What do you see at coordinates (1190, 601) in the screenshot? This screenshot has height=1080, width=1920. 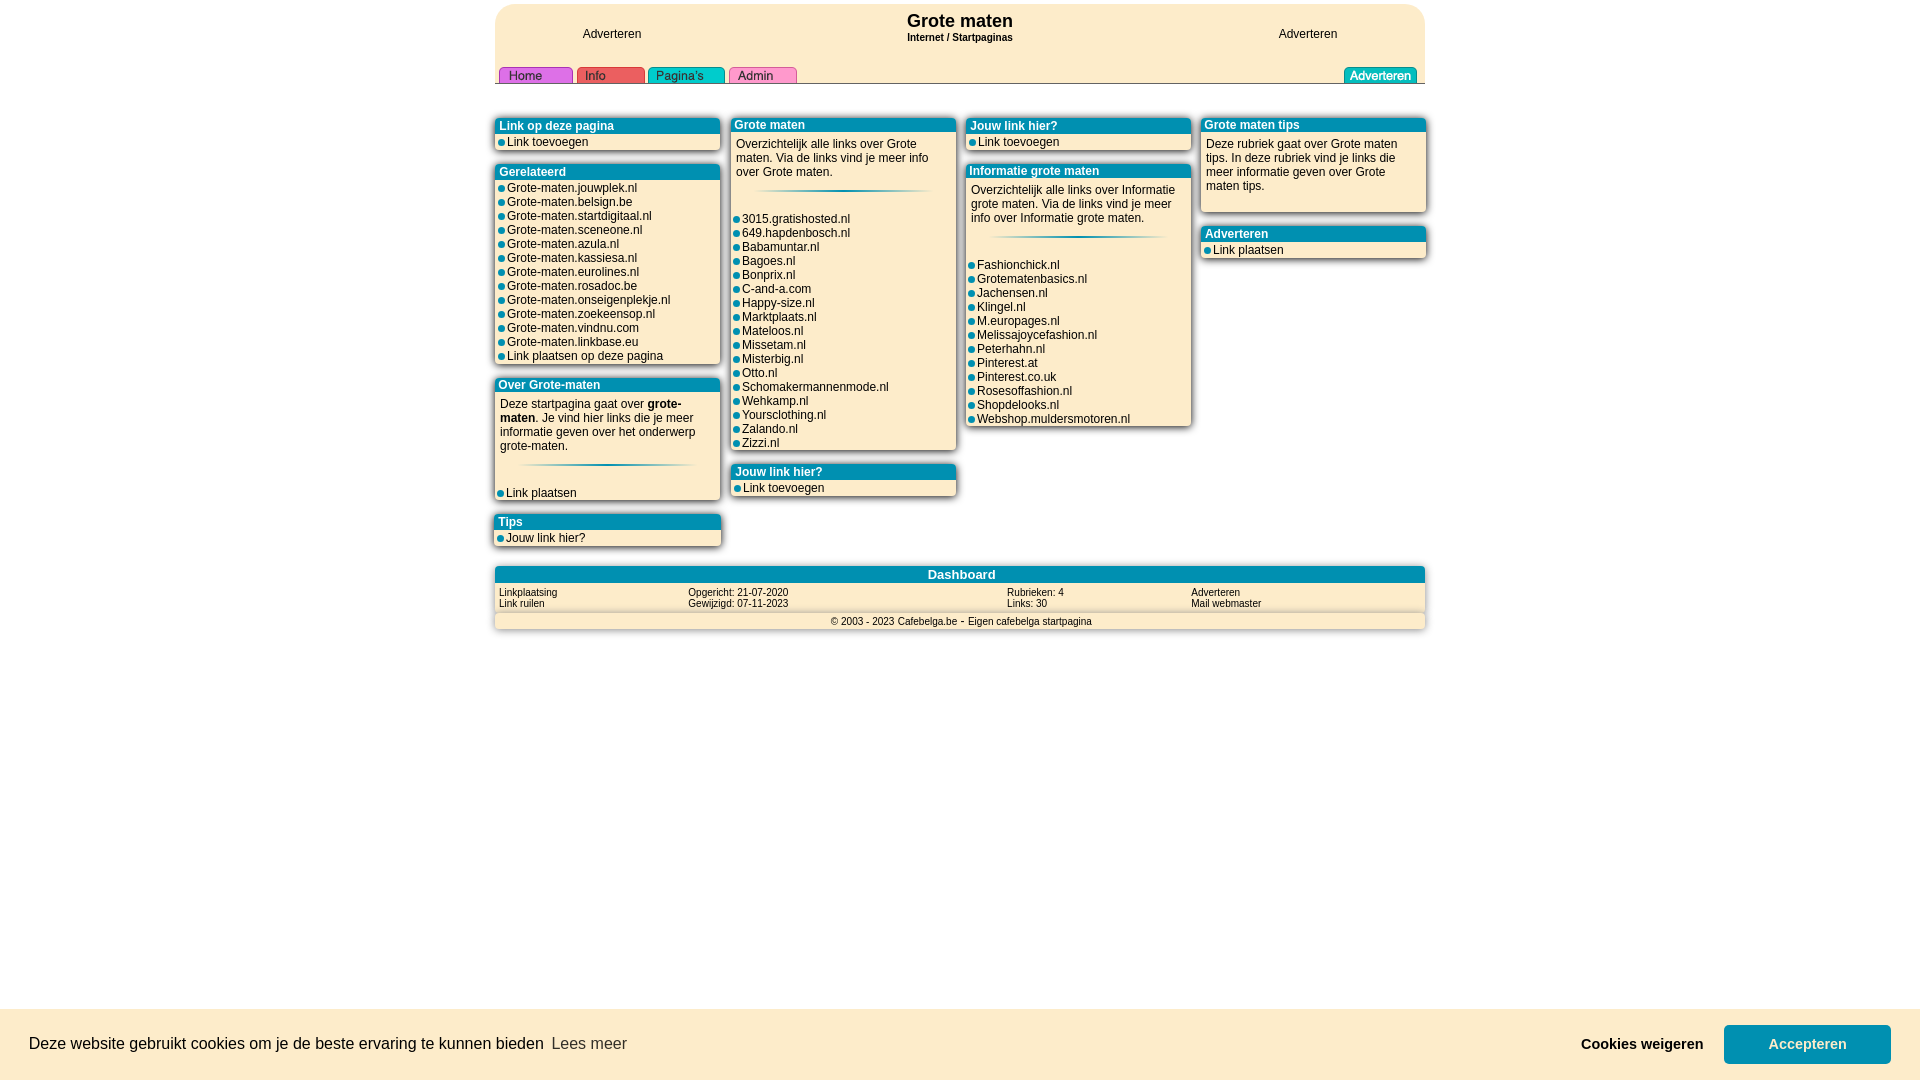 I see `'Mail webmaster'` at bounding box center [1190, 601].